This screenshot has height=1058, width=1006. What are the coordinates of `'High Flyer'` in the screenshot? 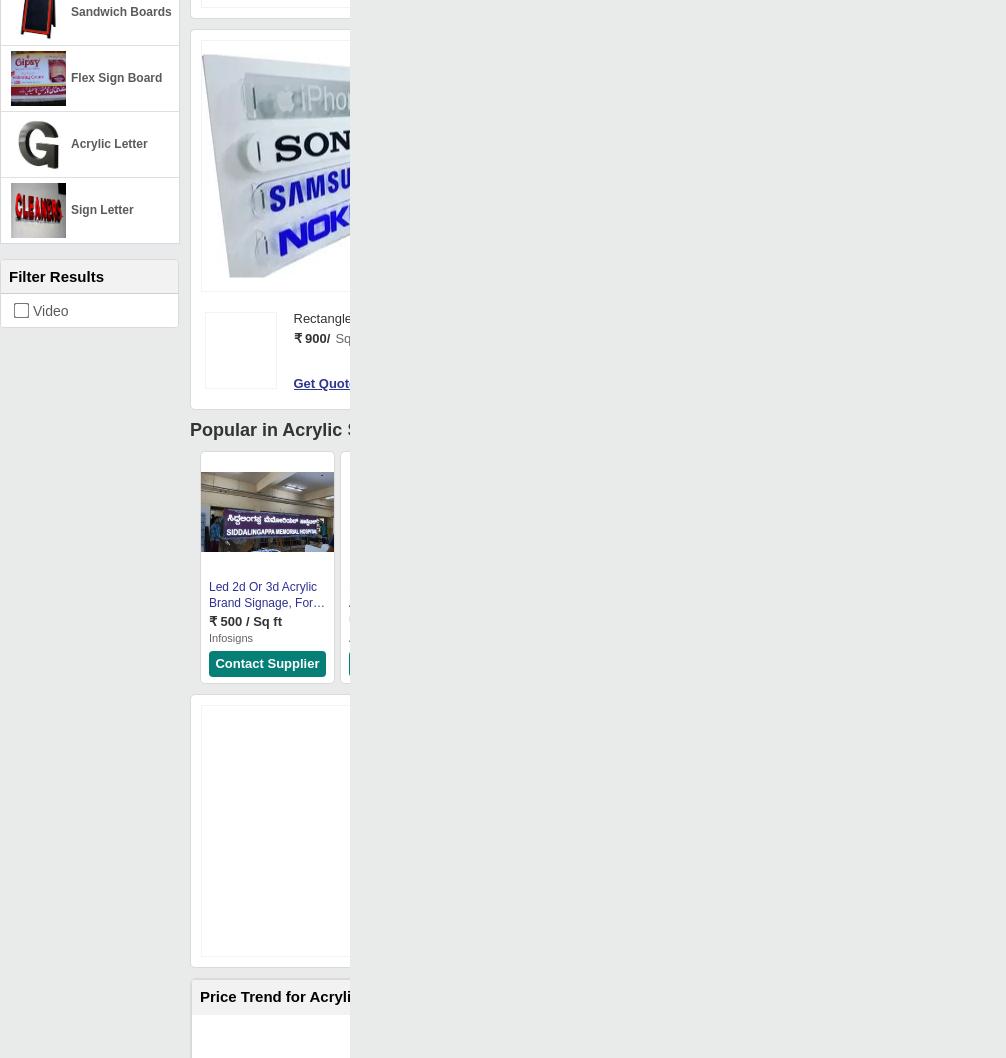 It's located at (628, 636).